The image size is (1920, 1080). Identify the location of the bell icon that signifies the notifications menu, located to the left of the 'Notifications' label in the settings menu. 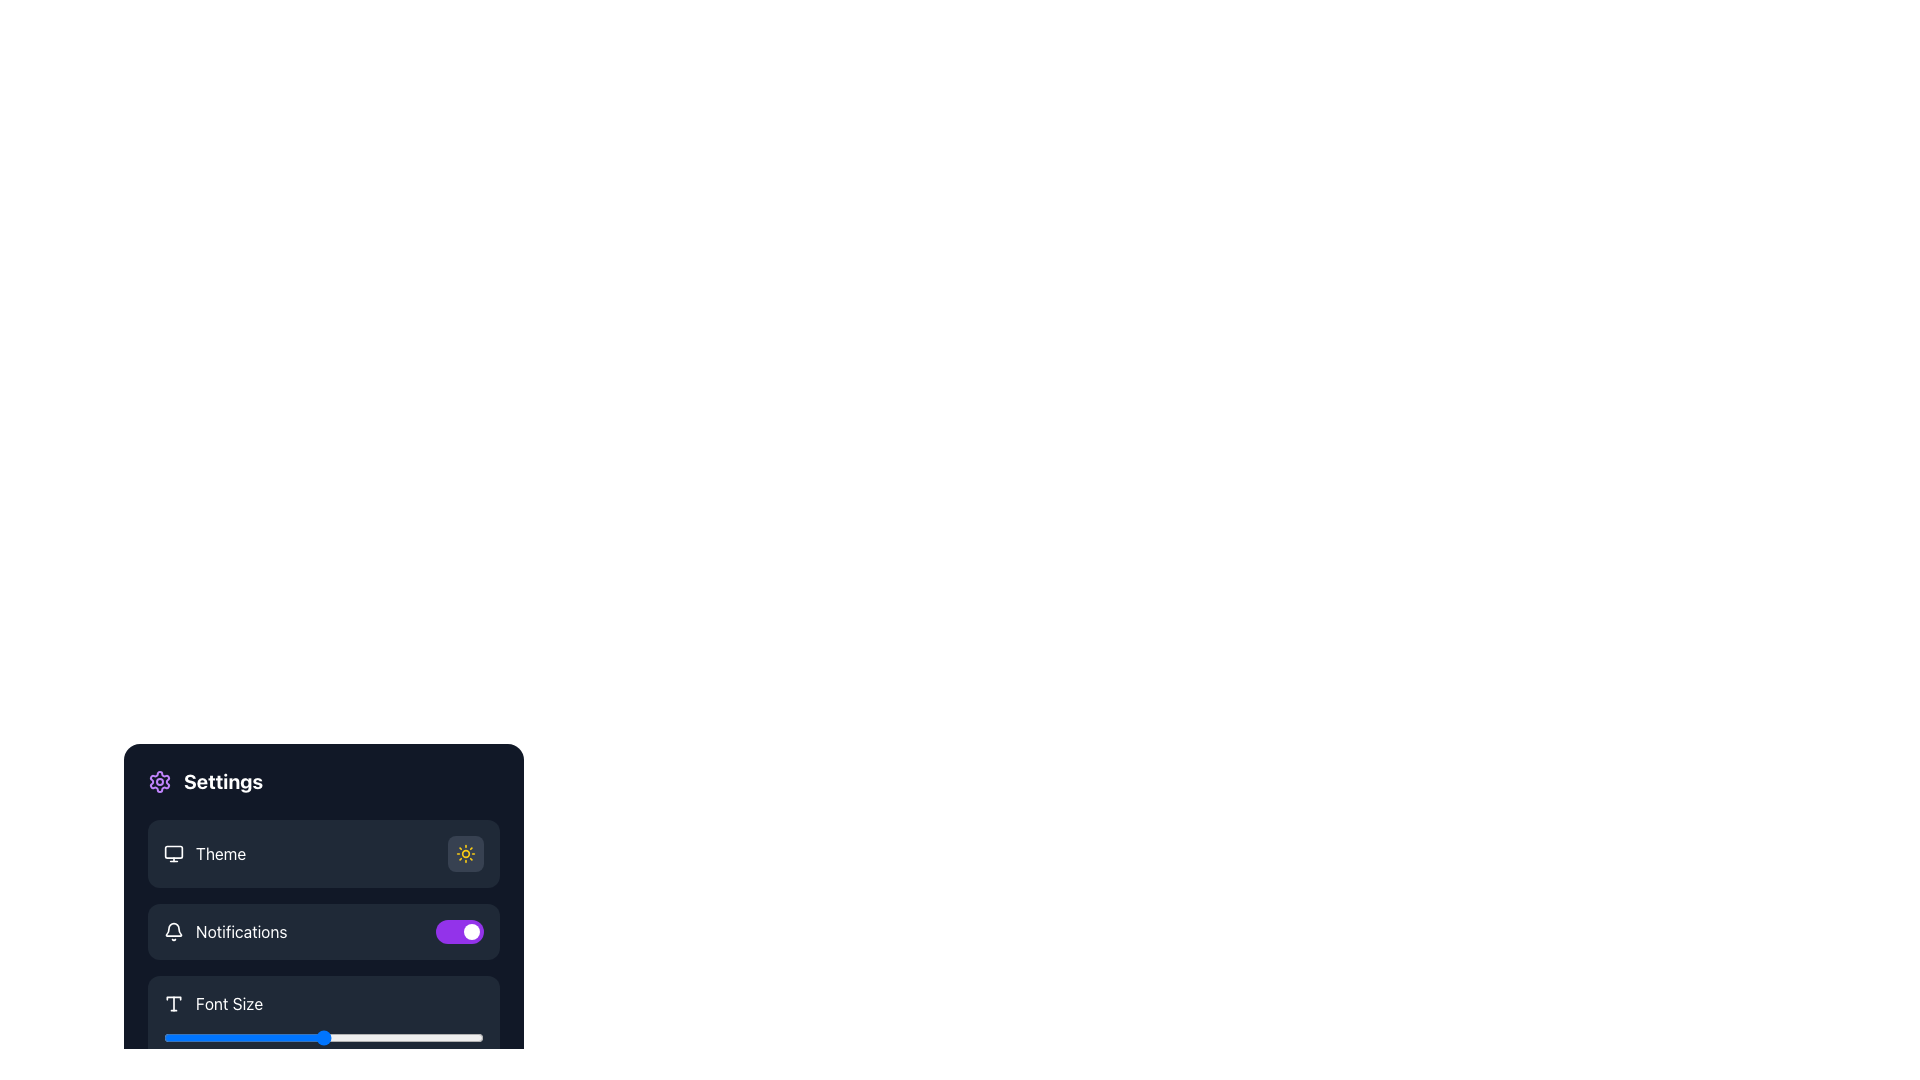
(173, 932).